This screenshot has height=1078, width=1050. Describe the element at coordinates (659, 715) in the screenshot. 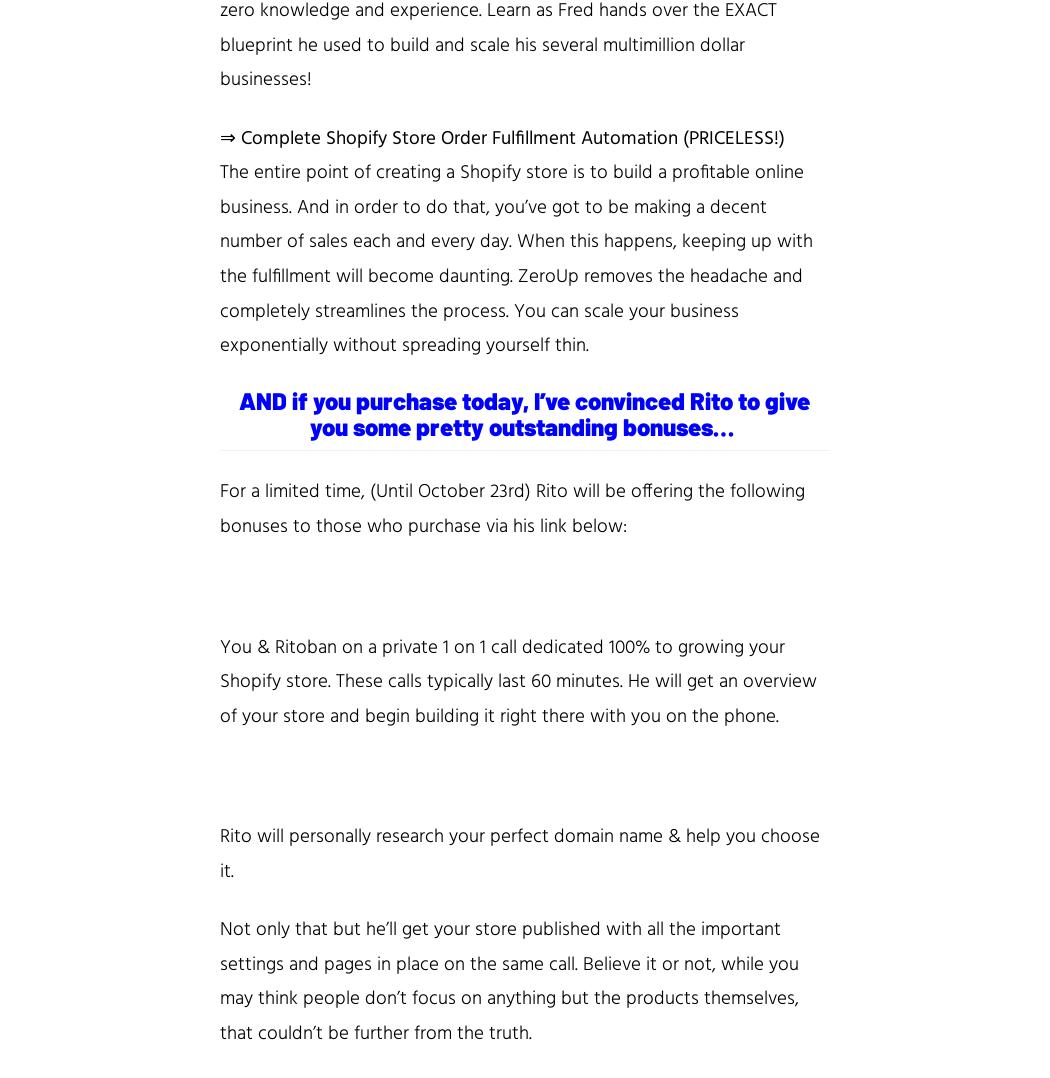

I see `'there with you on the phone.'` at that location.